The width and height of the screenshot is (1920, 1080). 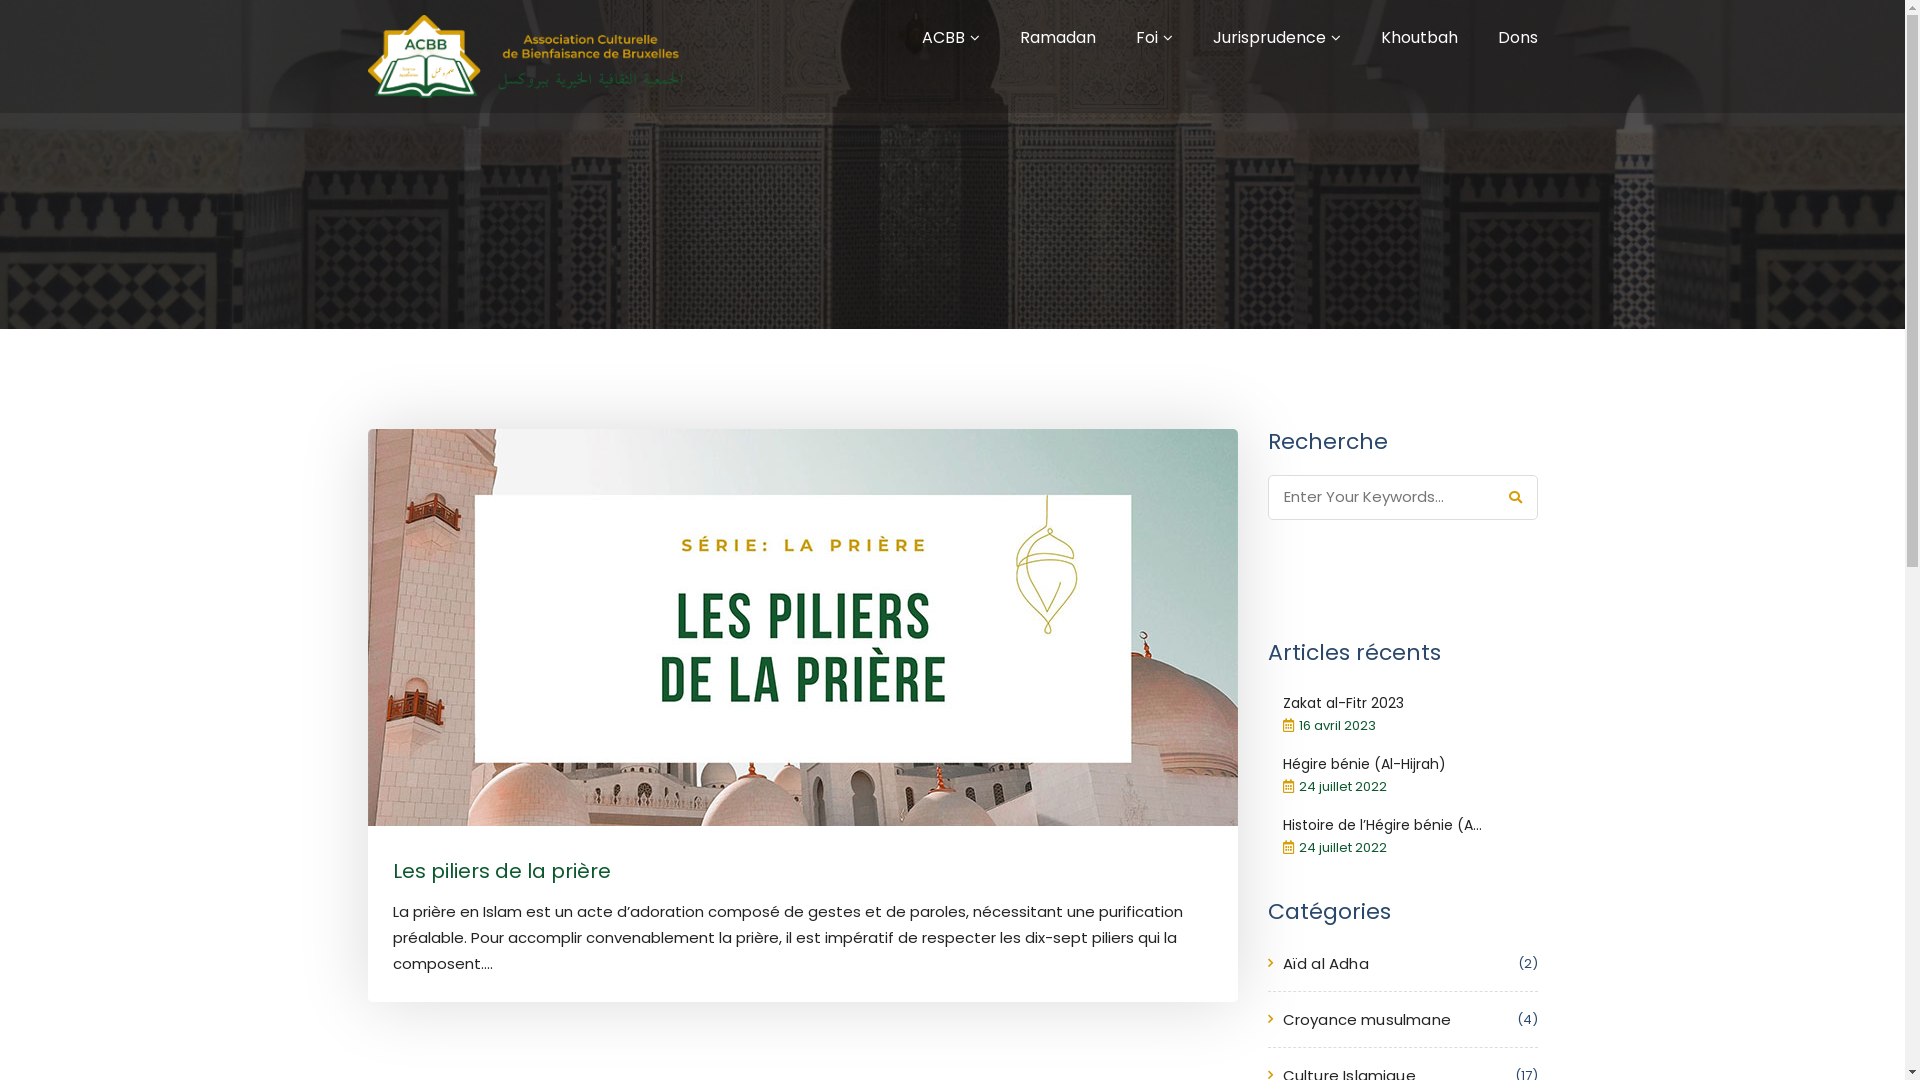 What do you see at coordinates (1342, 701) in the screenshot?
I see `'Zakat al-Fitr 2023'` at bounding box center [1342, 701].